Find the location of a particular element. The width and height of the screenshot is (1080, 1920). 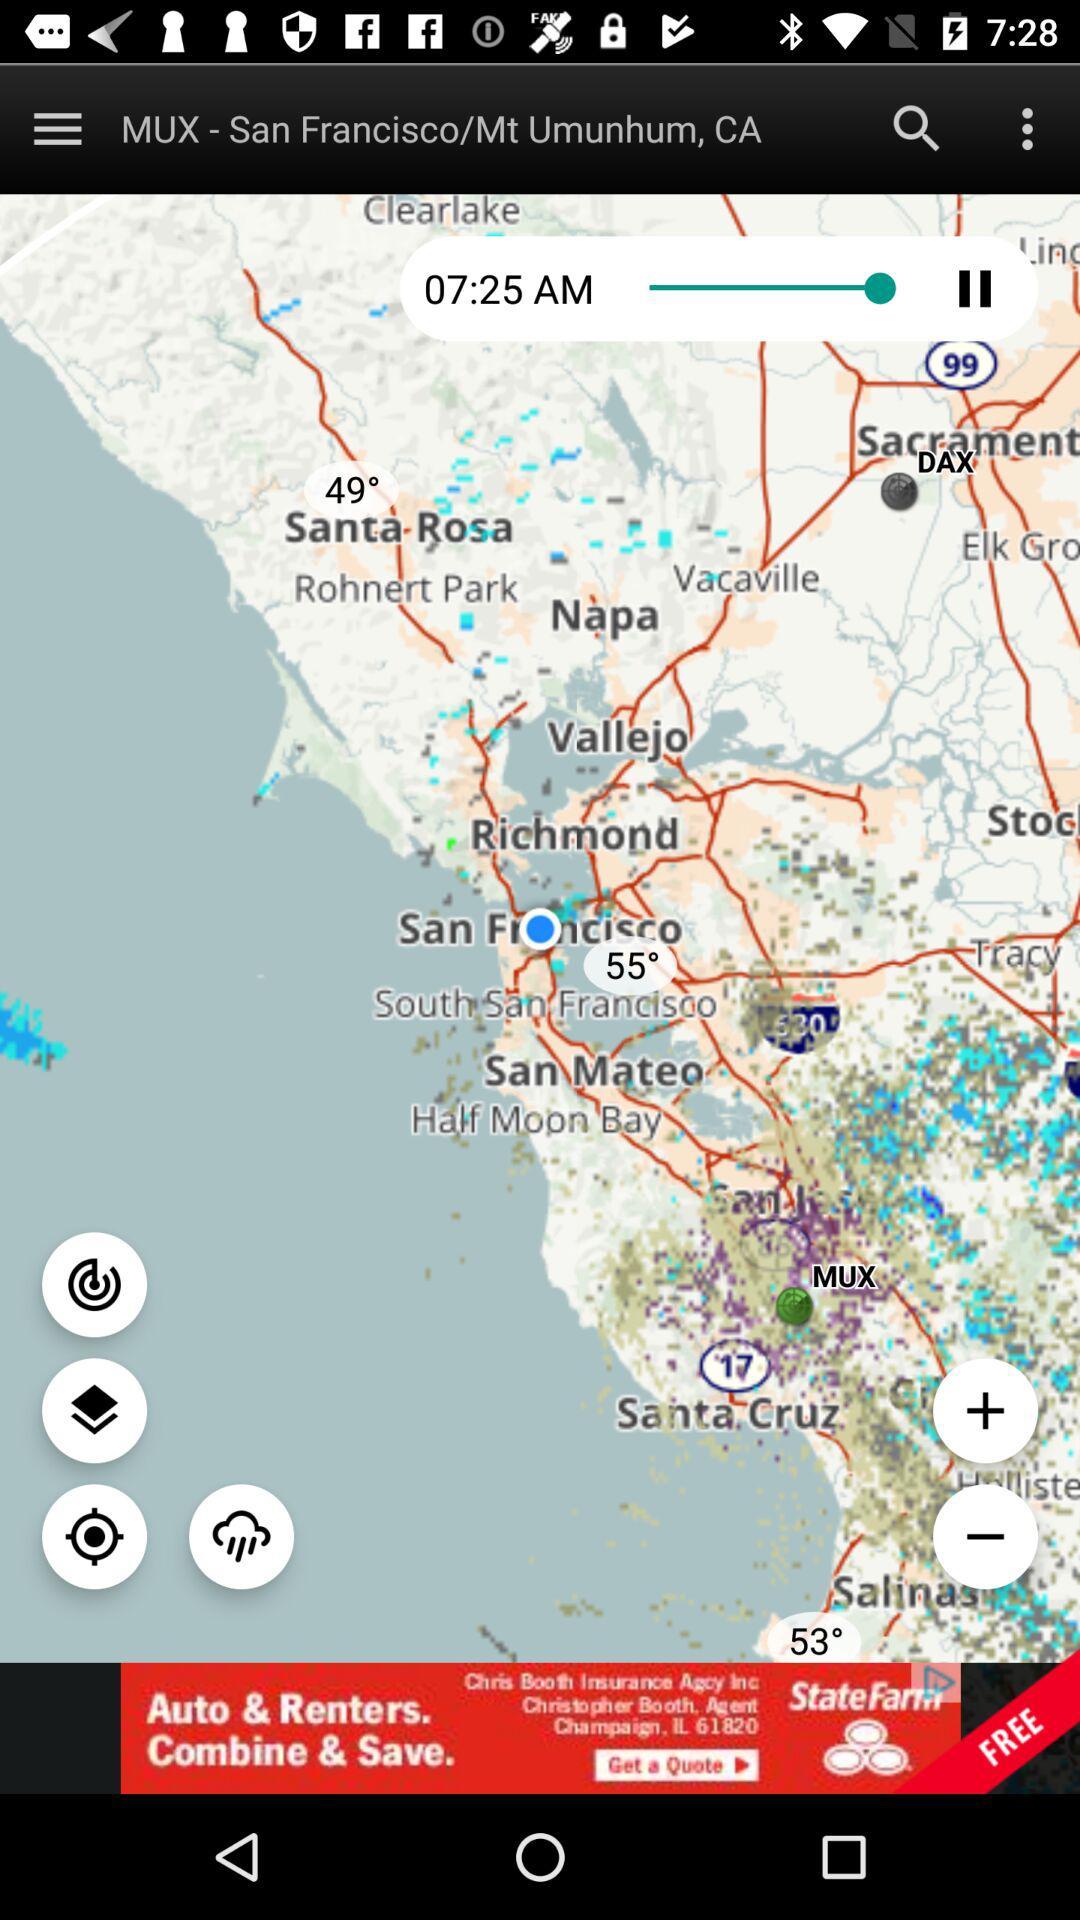

decreas is located at coordinates (984, 1535).